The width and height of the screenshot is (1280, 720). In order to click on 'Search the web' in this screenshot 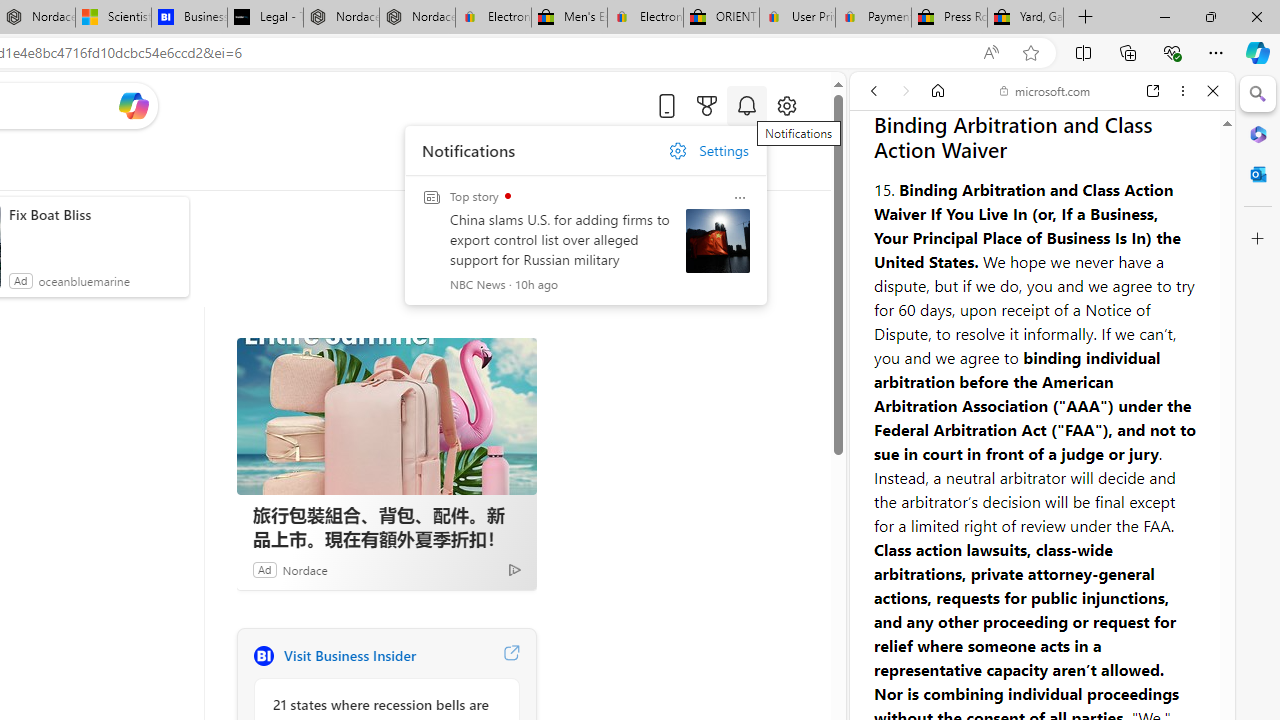, I will do `click(1051, 137)`.